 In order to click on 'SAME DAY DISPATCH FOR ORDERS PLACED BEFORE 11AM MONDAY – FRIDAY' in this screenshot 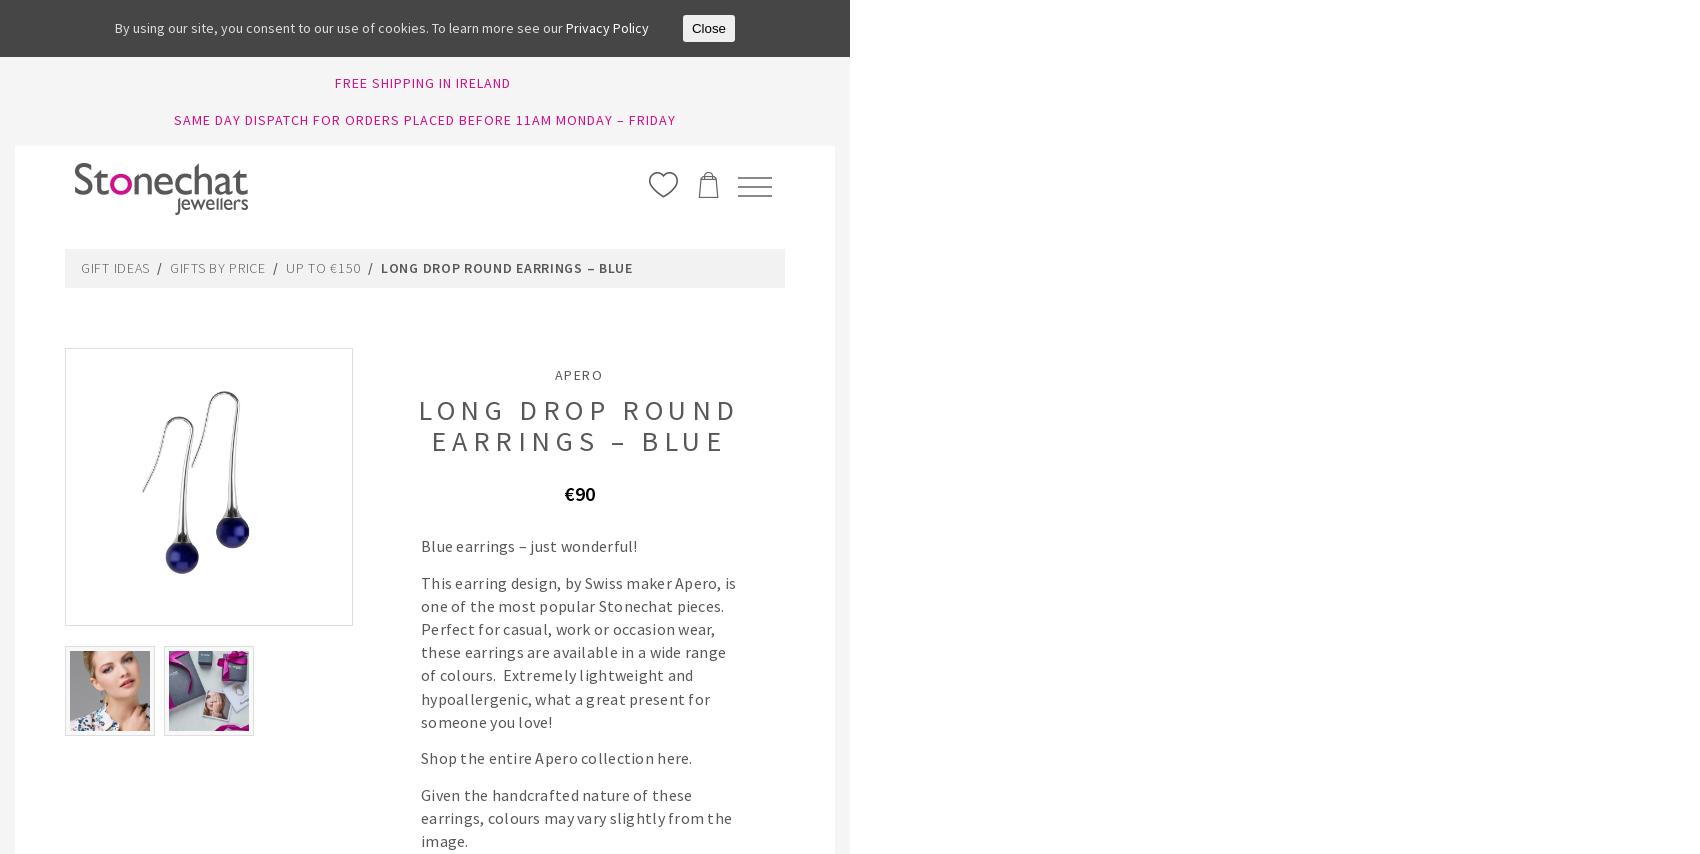, I will do `click(425, 119)`.